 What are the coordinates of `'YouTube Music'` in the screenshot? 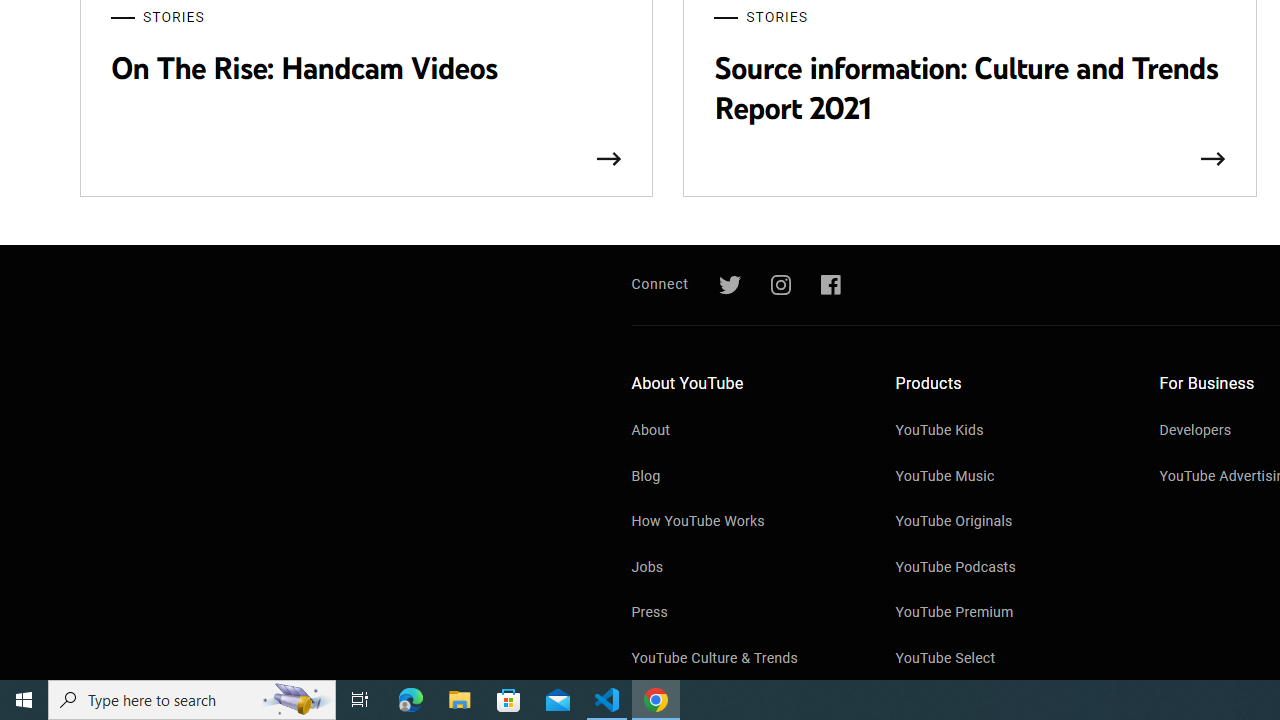 It's located at (1007, 478).